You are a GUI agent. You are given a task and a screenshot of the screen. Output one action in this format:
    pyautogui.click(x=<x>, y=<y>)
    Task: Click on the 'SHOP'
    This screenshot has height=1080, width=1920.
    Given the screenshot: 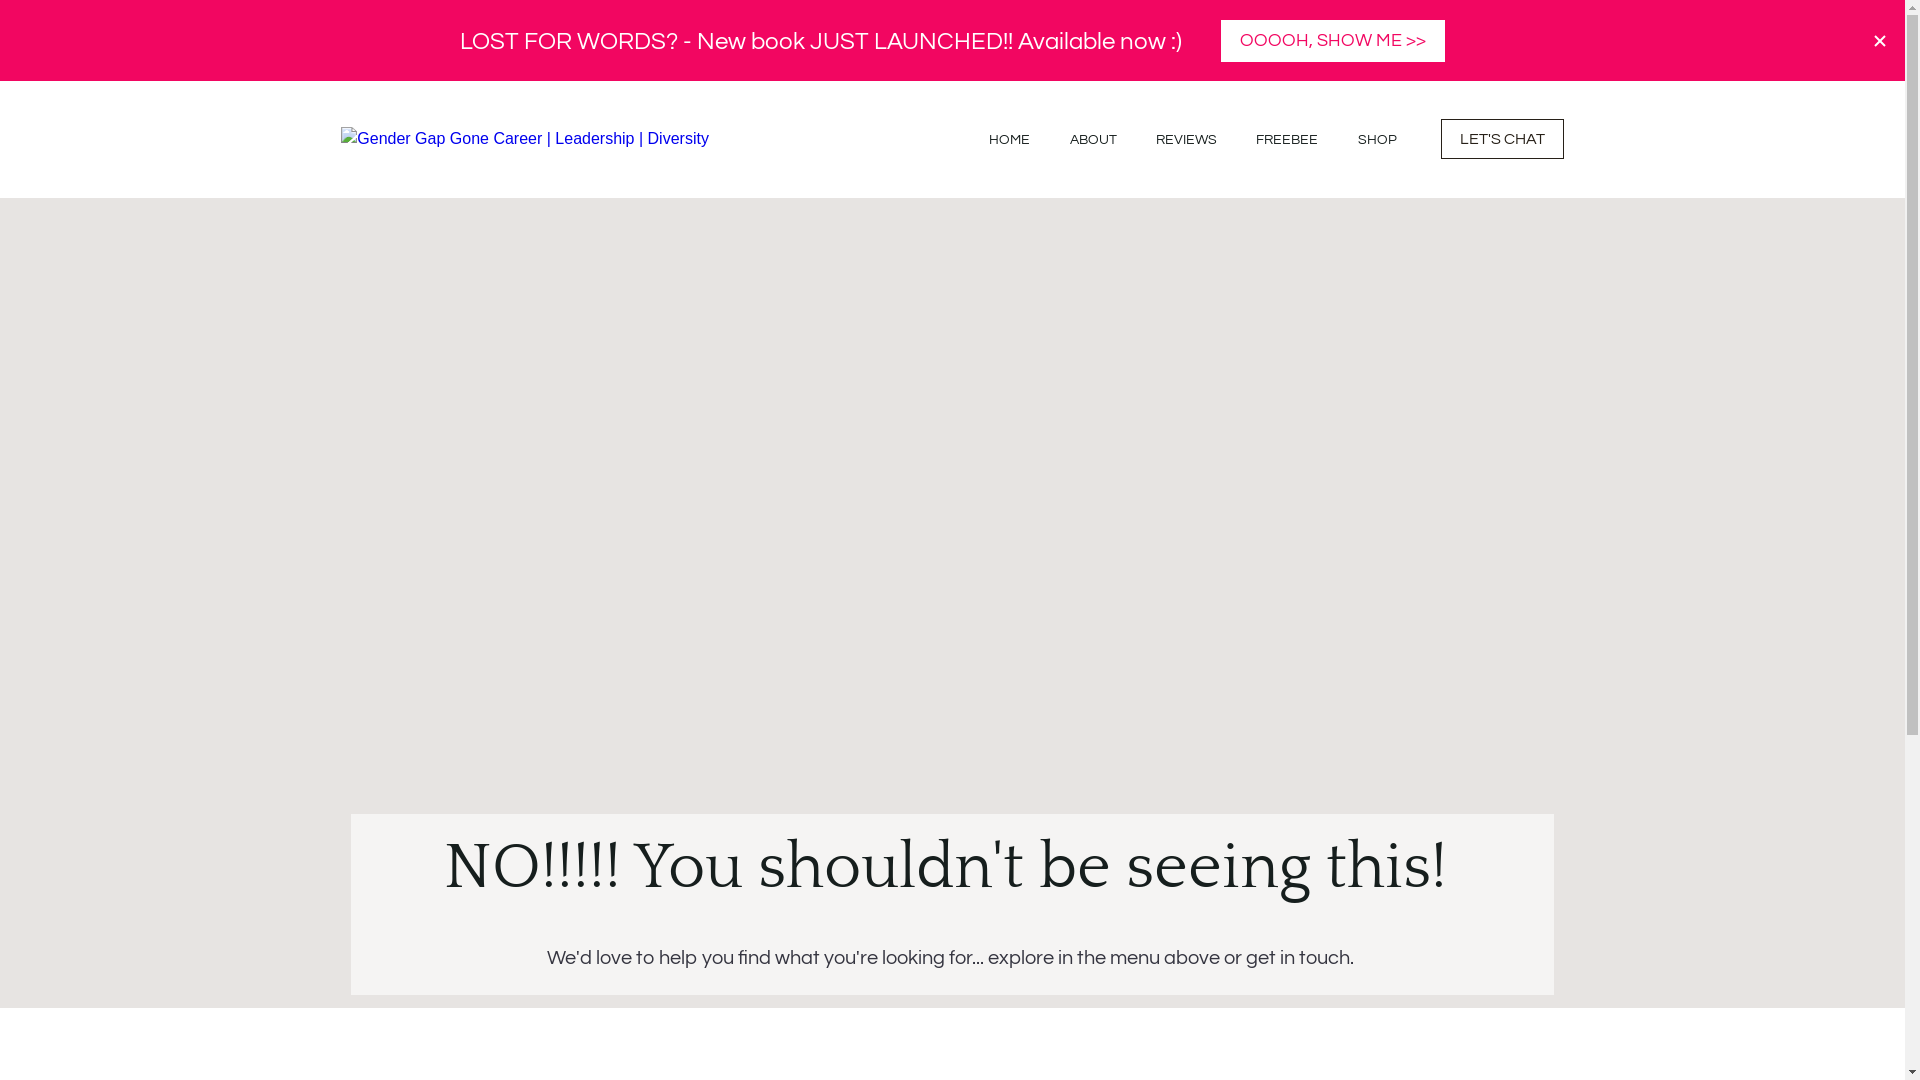 What is the action you would take?
    pyautogui.click(x=1376, y=138)
    